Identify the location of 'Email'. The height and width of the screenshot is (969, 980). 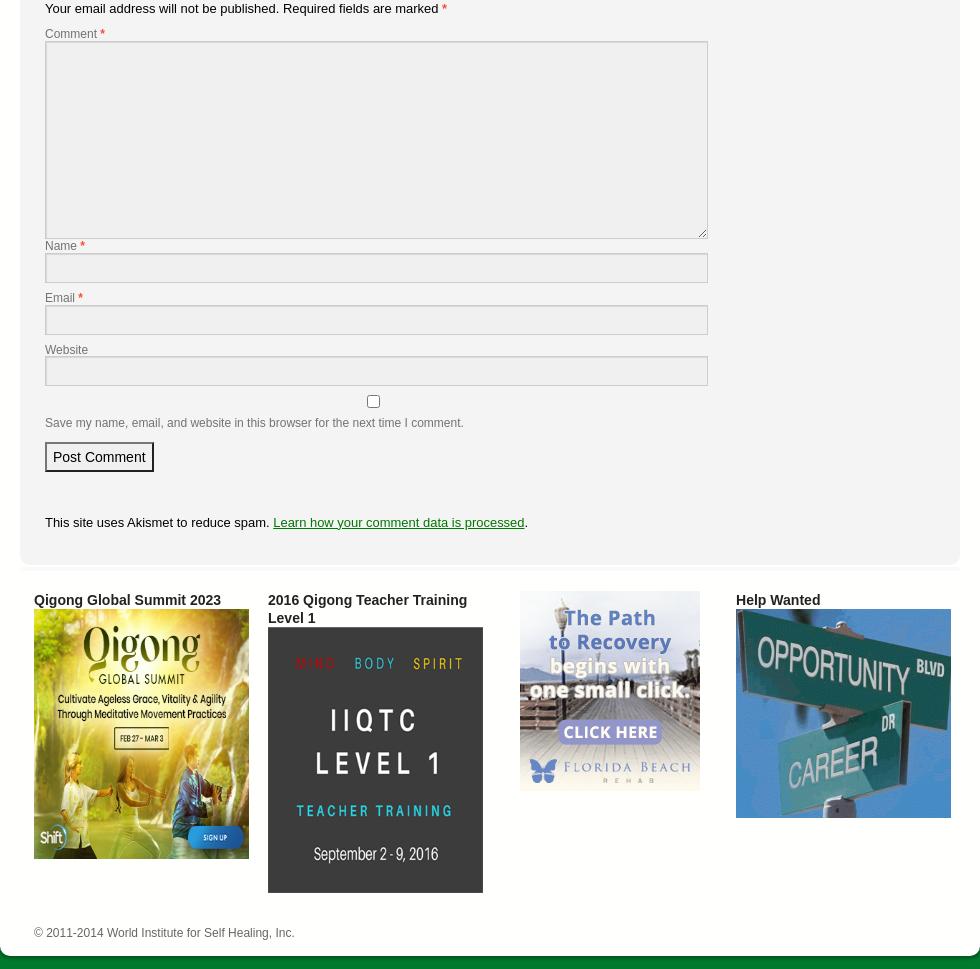
(61, 296).